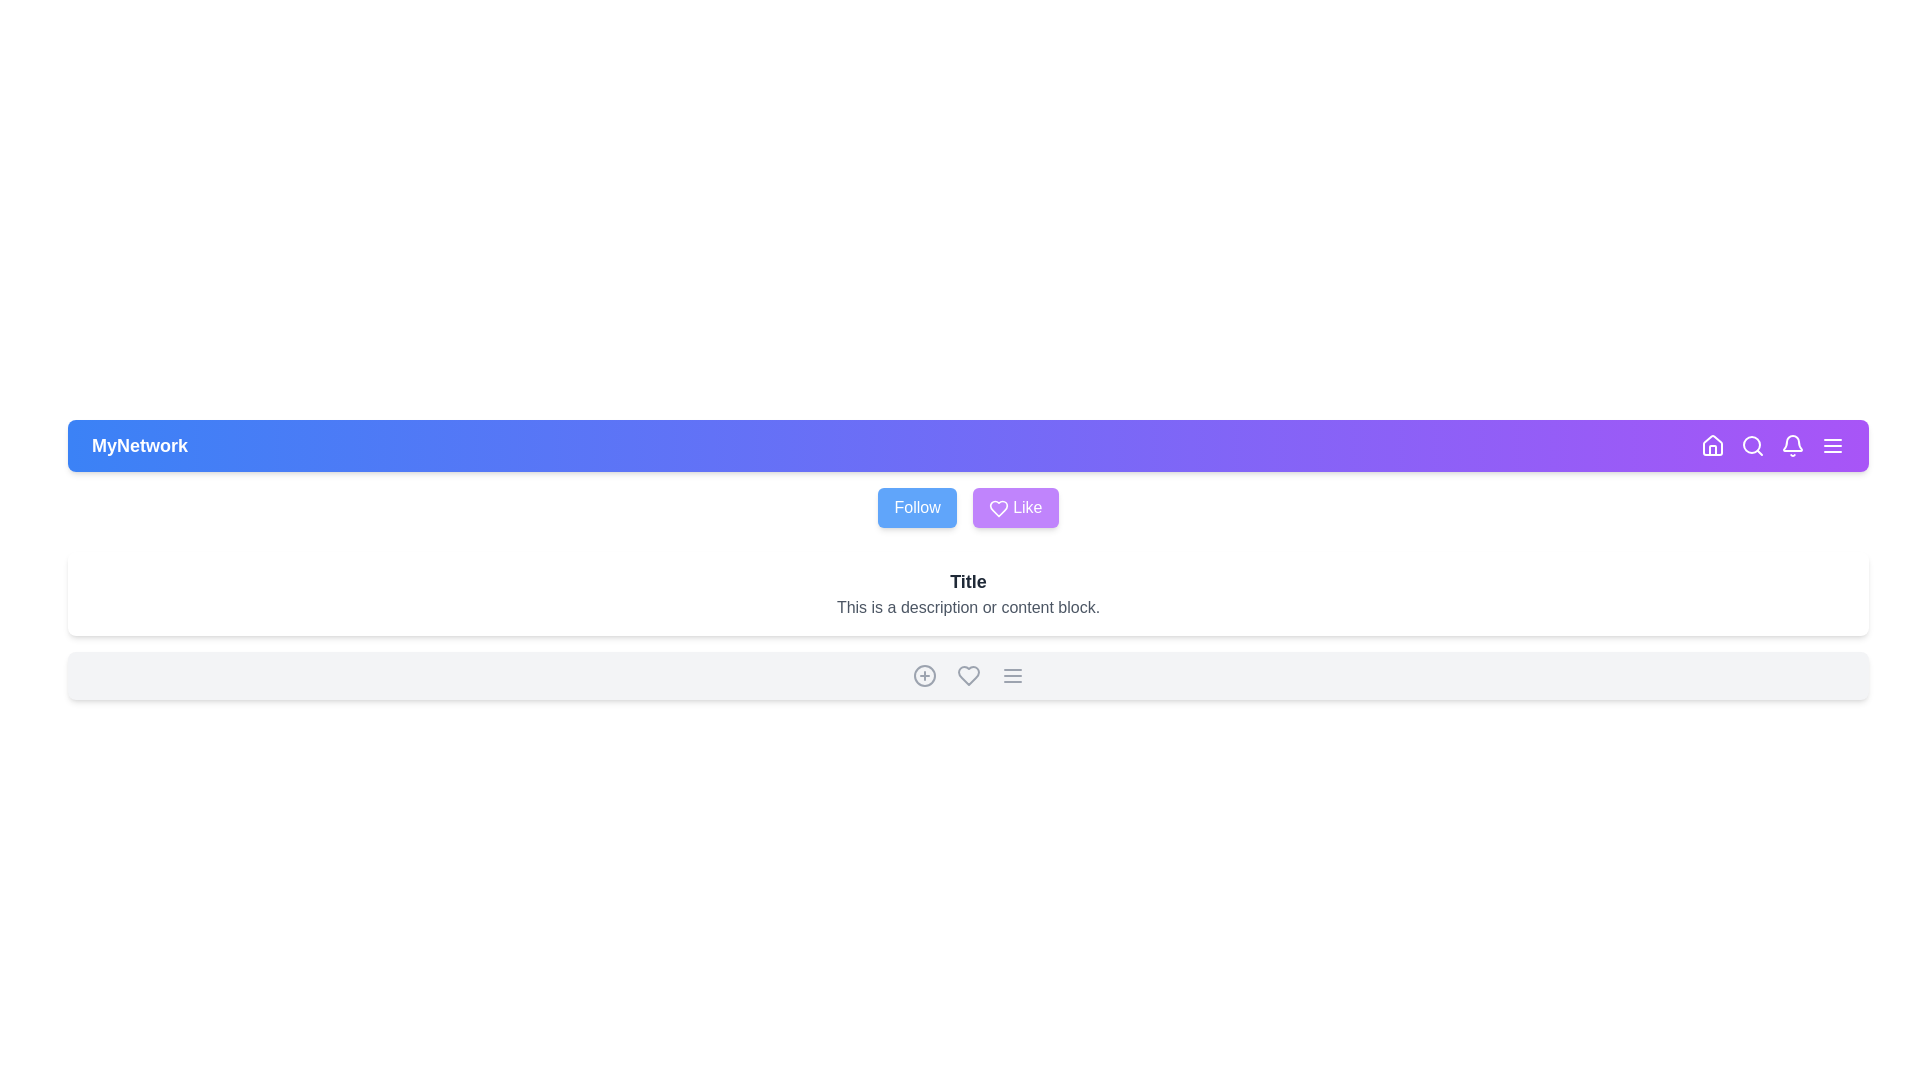  What do you see at coordinates (923, 675) in the screenshot?
I see `the first icon, which is a circular plus symbol representing an action to add or create something new within the interface` at bounding box center [923, 675].